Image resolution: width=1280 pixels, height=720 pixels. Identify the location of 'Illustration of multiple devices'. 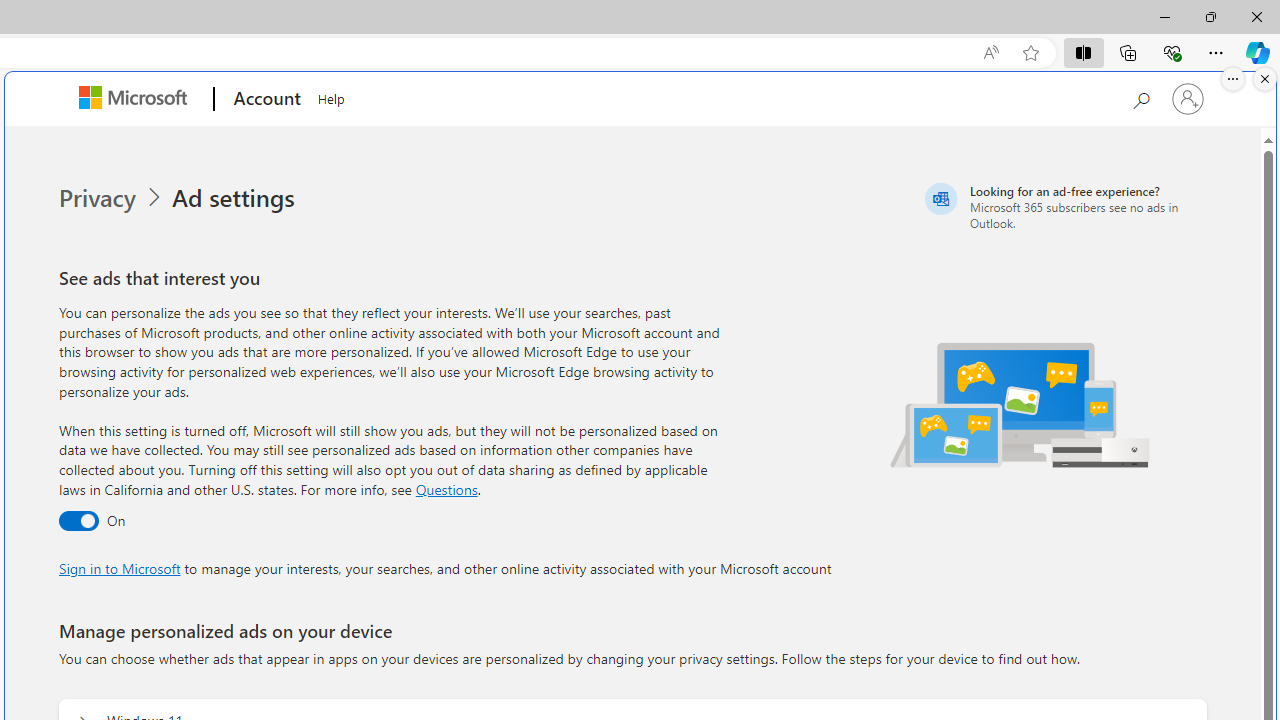
(1021, 404).